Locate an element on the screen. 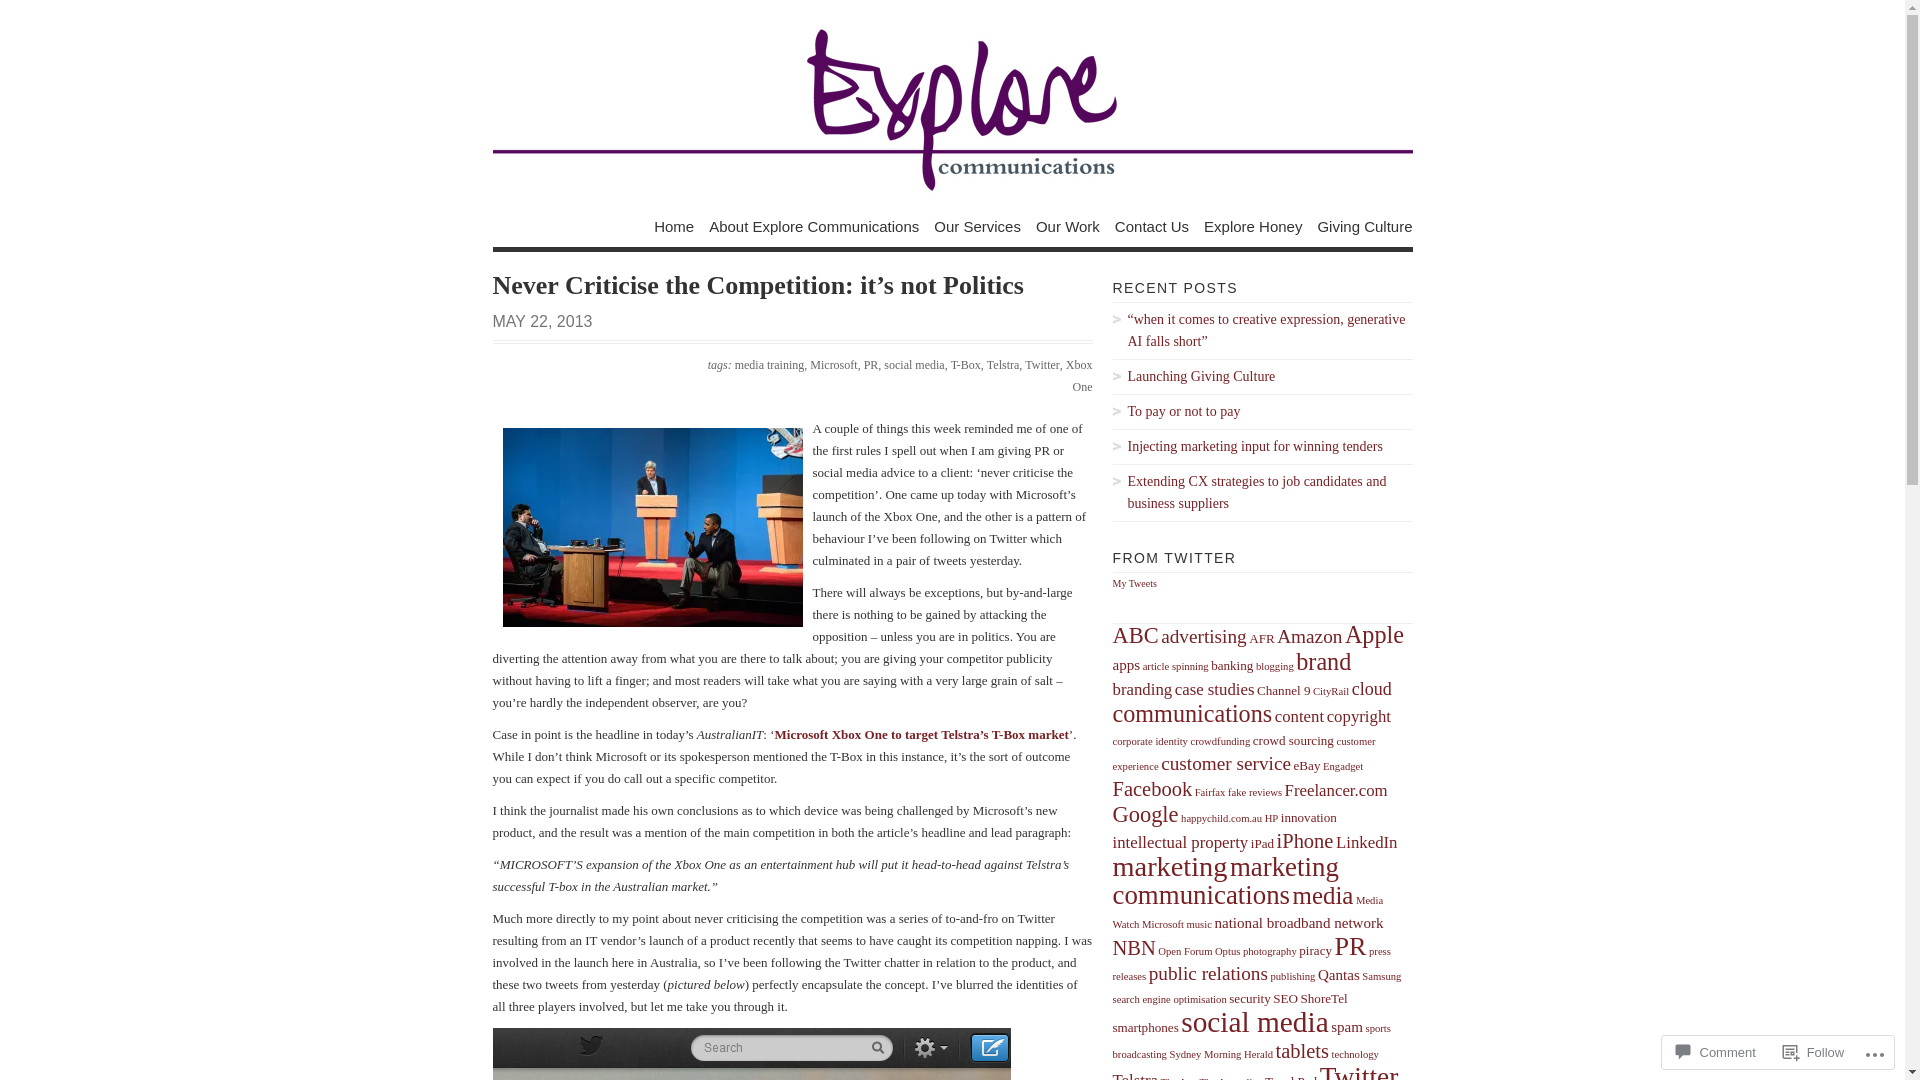 The height and width of the screenshot is (1080, 1920). 'PR' is located at coordinates (871, 365).